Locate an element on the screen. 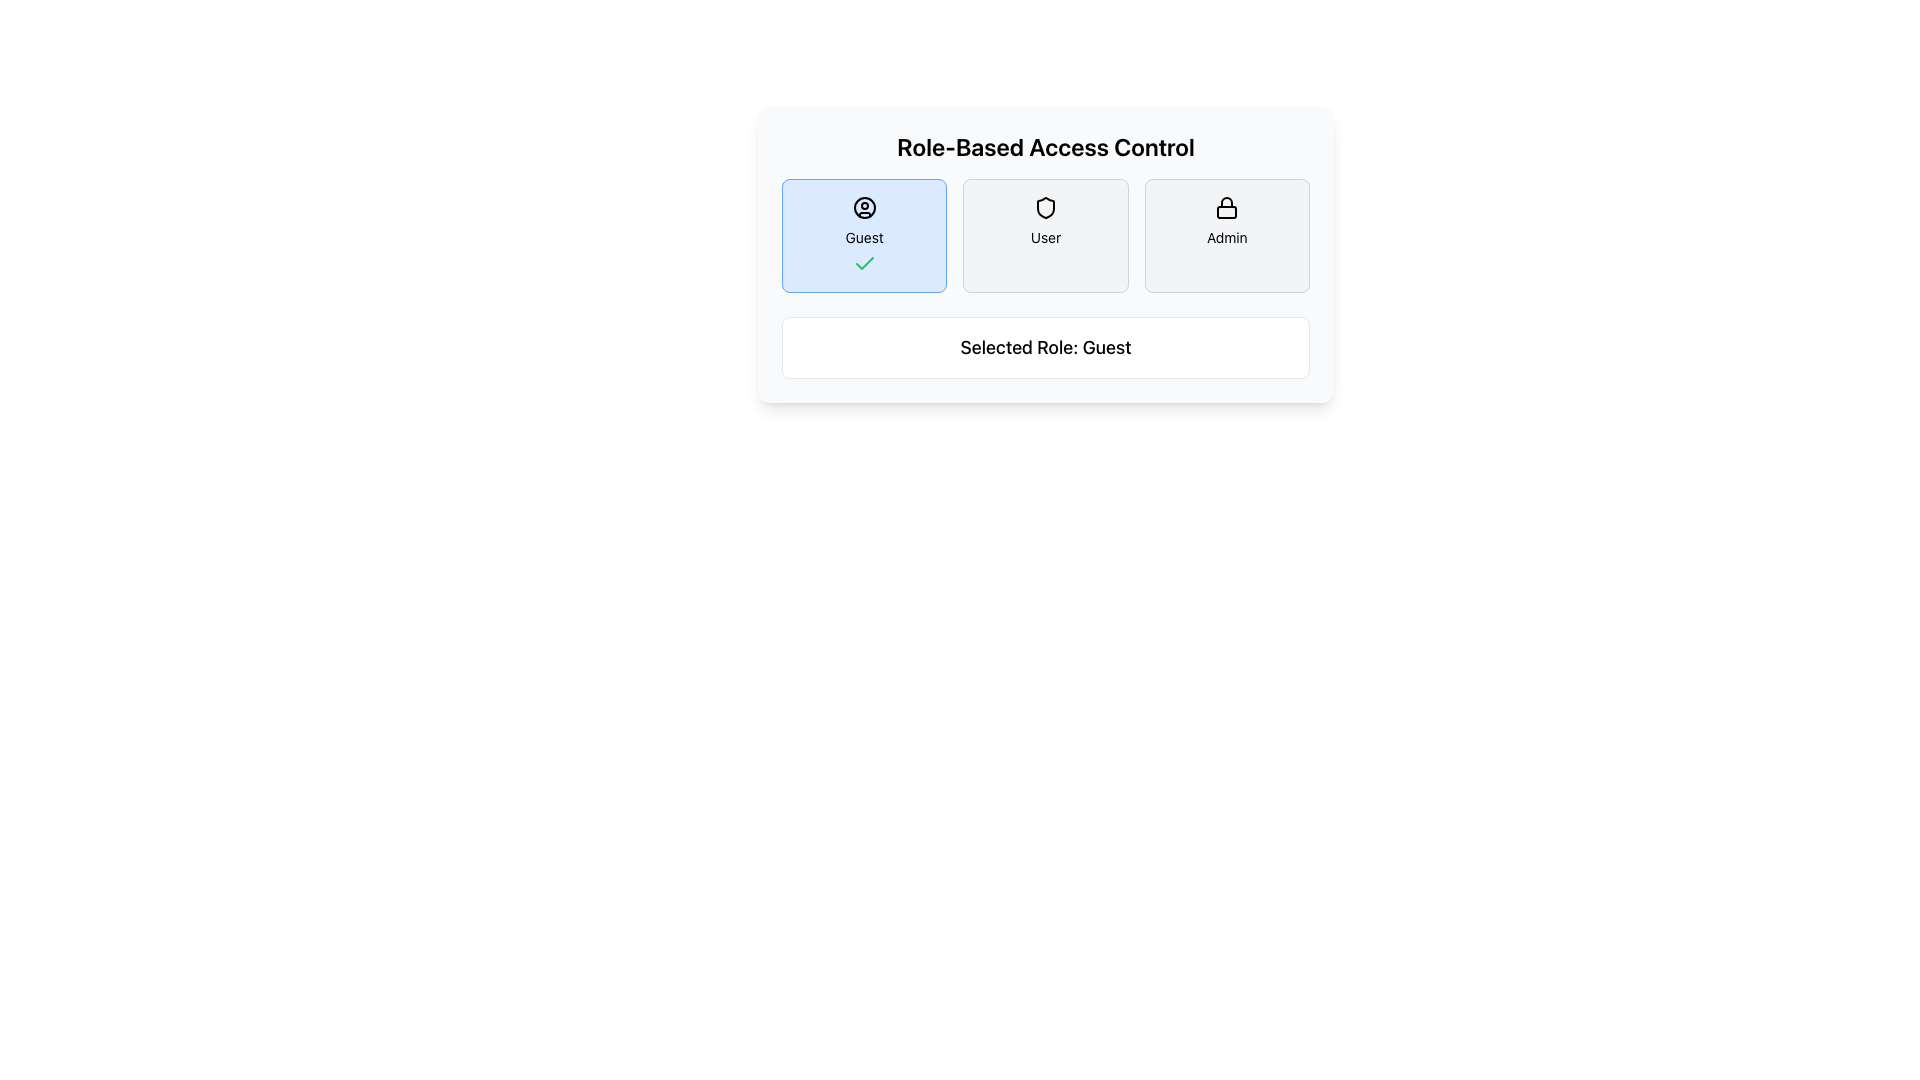 The height and width of the screenshot is (1080, 1920). title text element located at the top of the section, which indicates the functionality or theme of the component below it is located at coordinates (1045, 145).